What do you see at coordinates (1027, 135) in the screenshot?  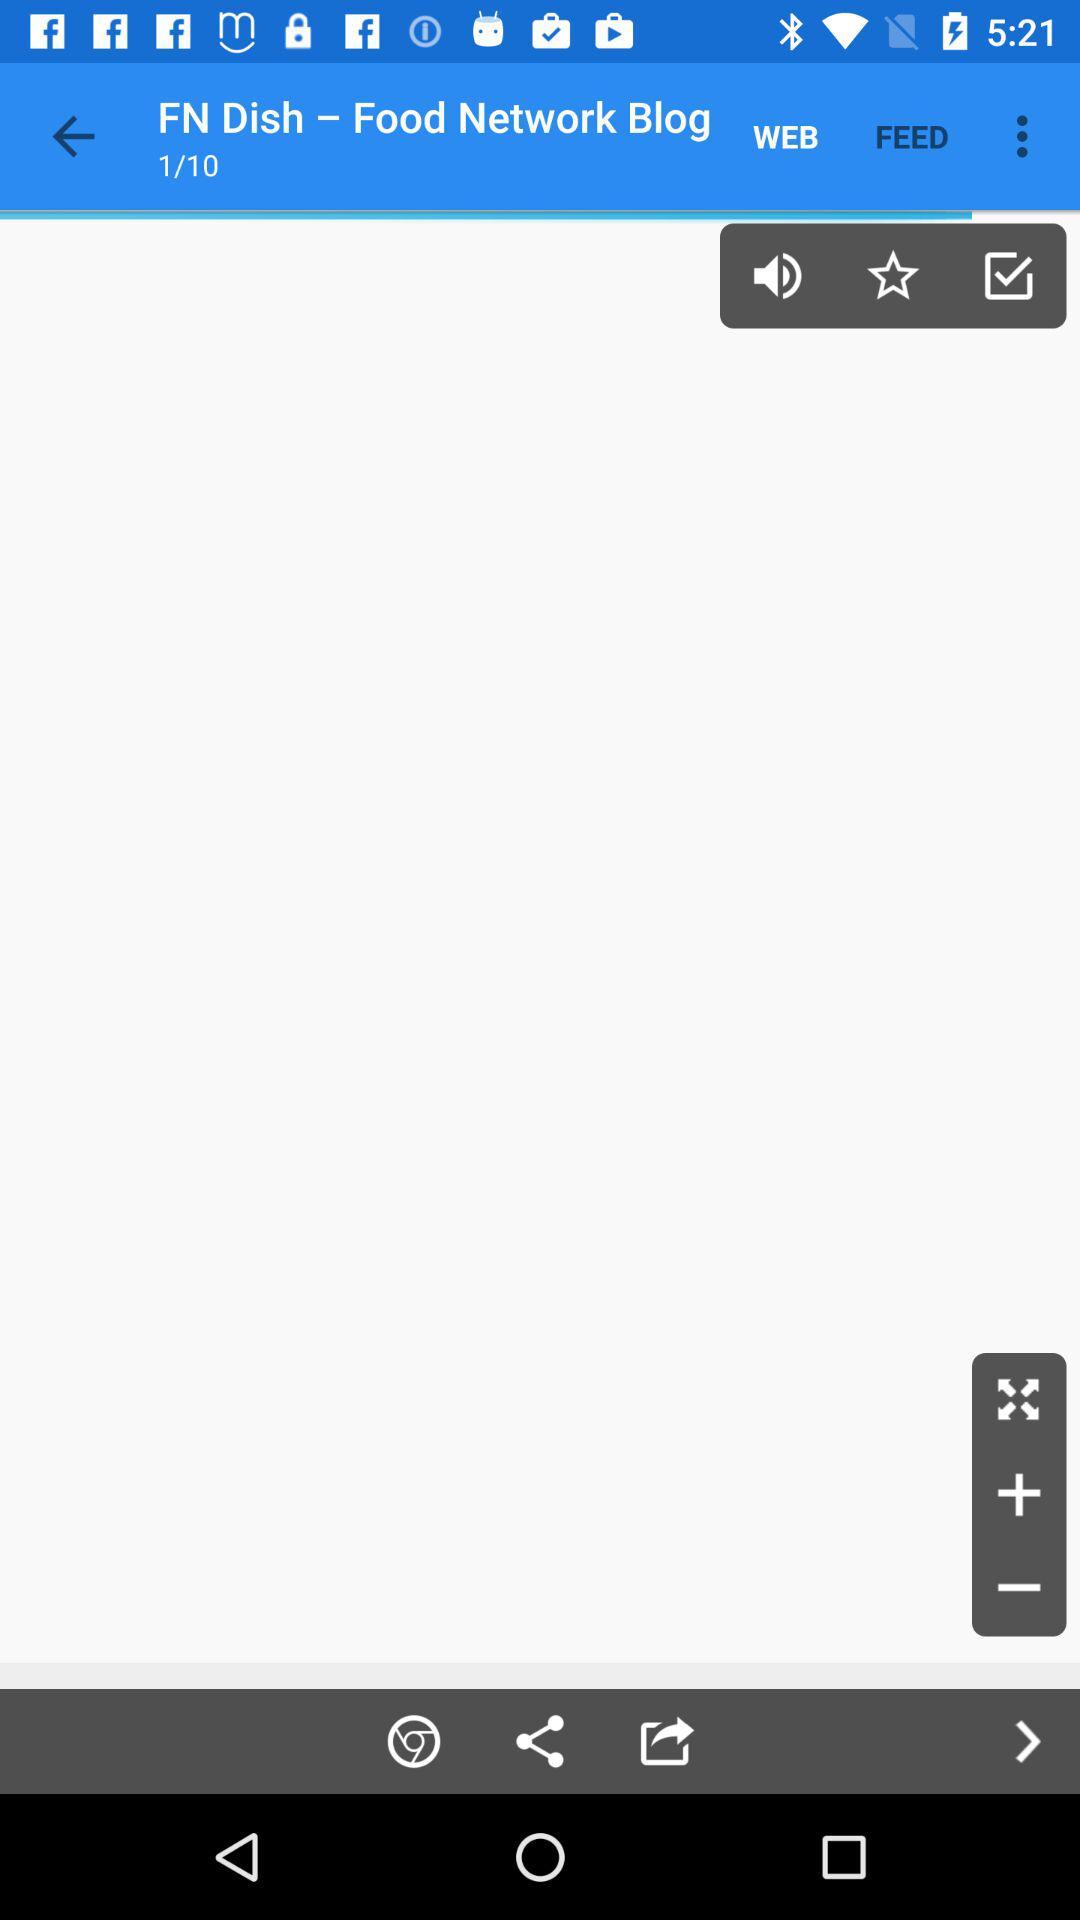 I see `the item next to feed icon` at bounding box center [1027, 135].